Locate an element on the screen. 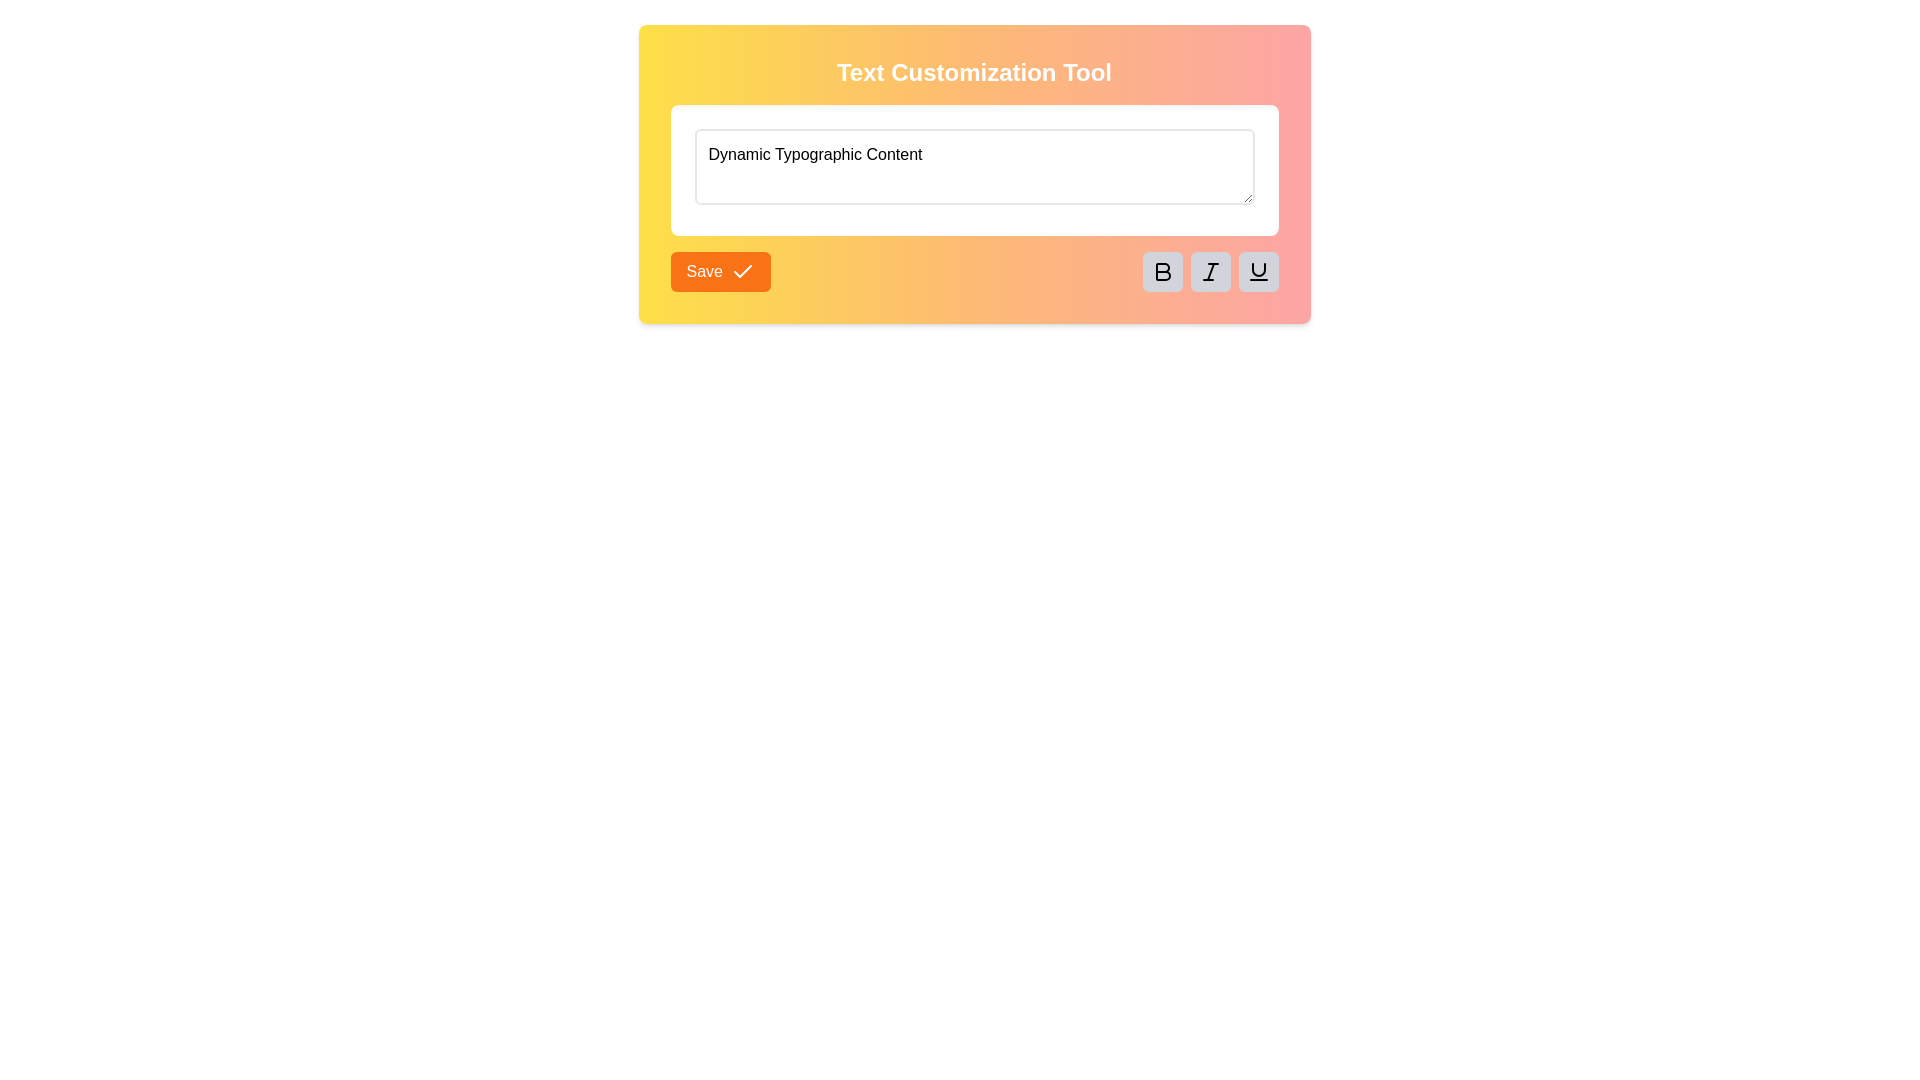 The image size is (1920, 1080). the 'Save' button with a checkmark icon, which has an orange background and white text is located at coordinates (720, 272).